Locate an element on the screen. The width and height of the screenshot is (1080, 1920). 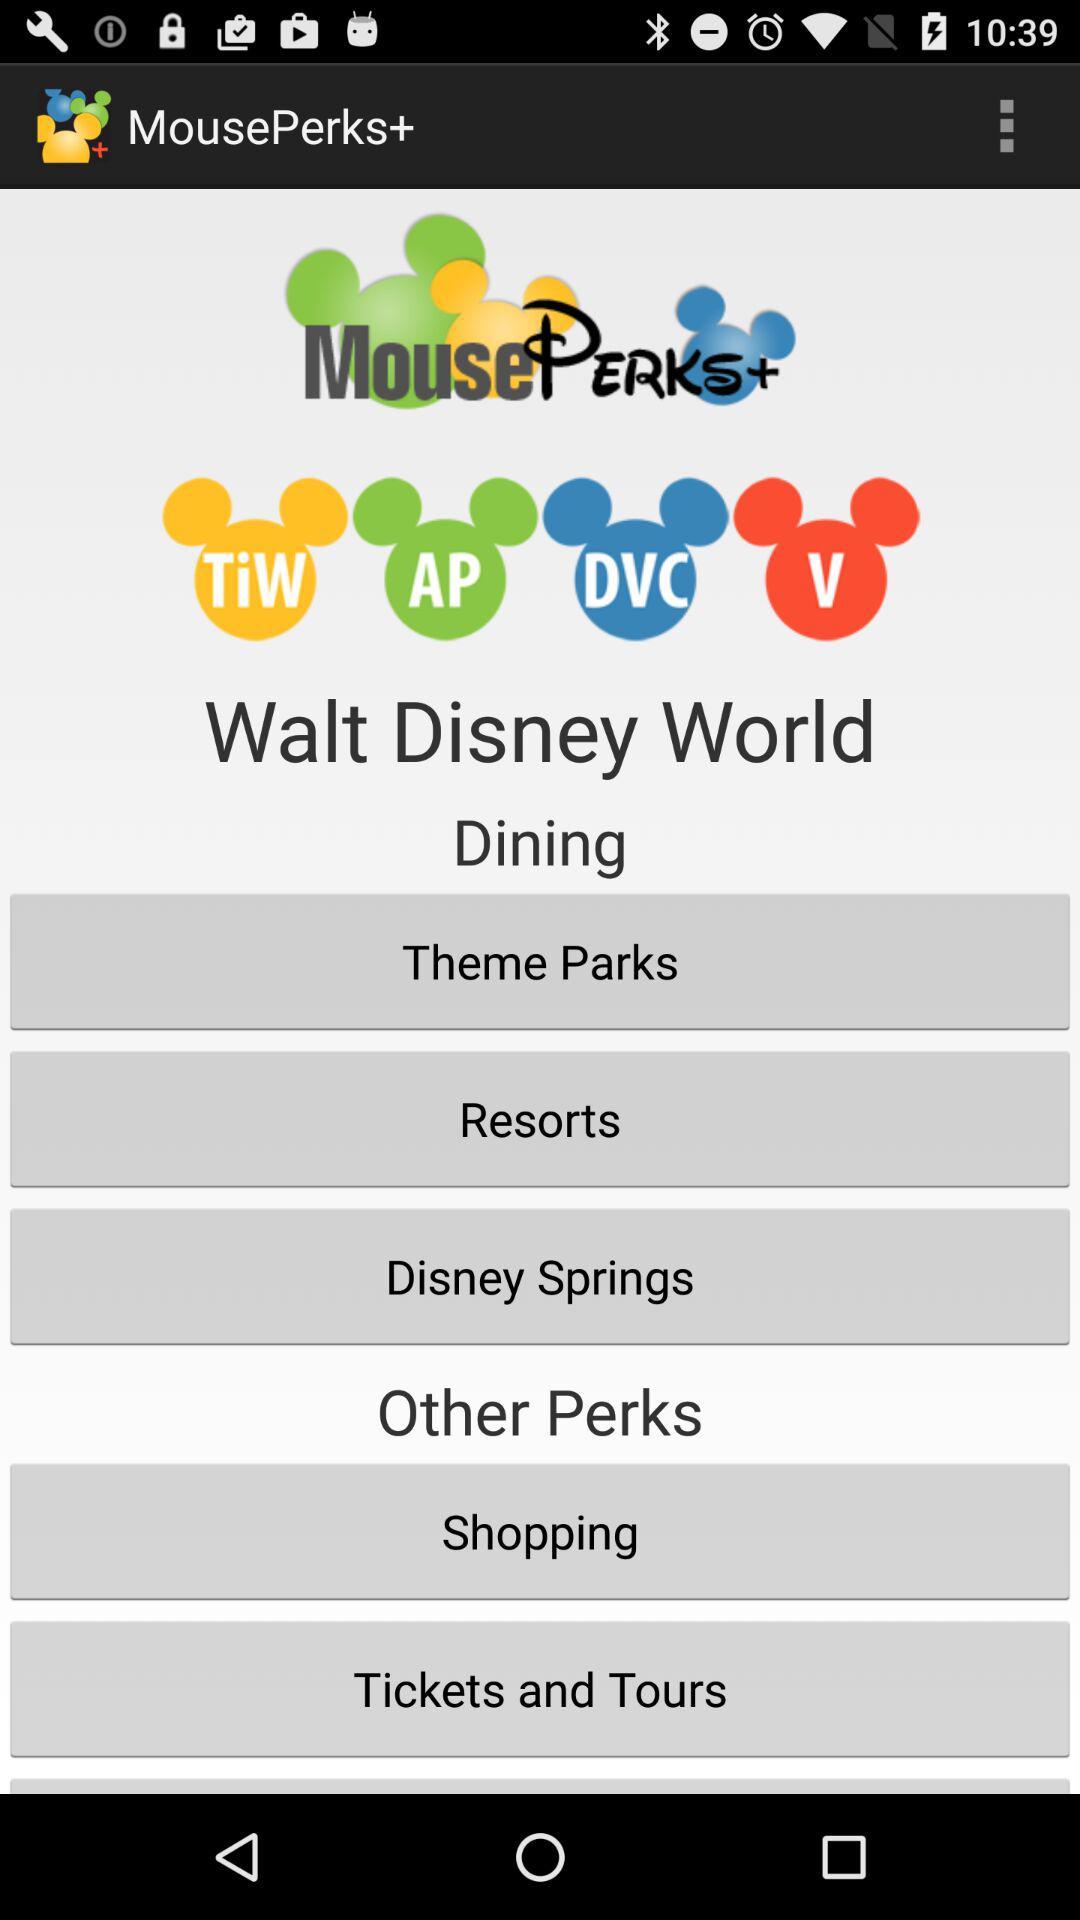
the icon above tickets and tours button is located at coordinates (540, 1530).